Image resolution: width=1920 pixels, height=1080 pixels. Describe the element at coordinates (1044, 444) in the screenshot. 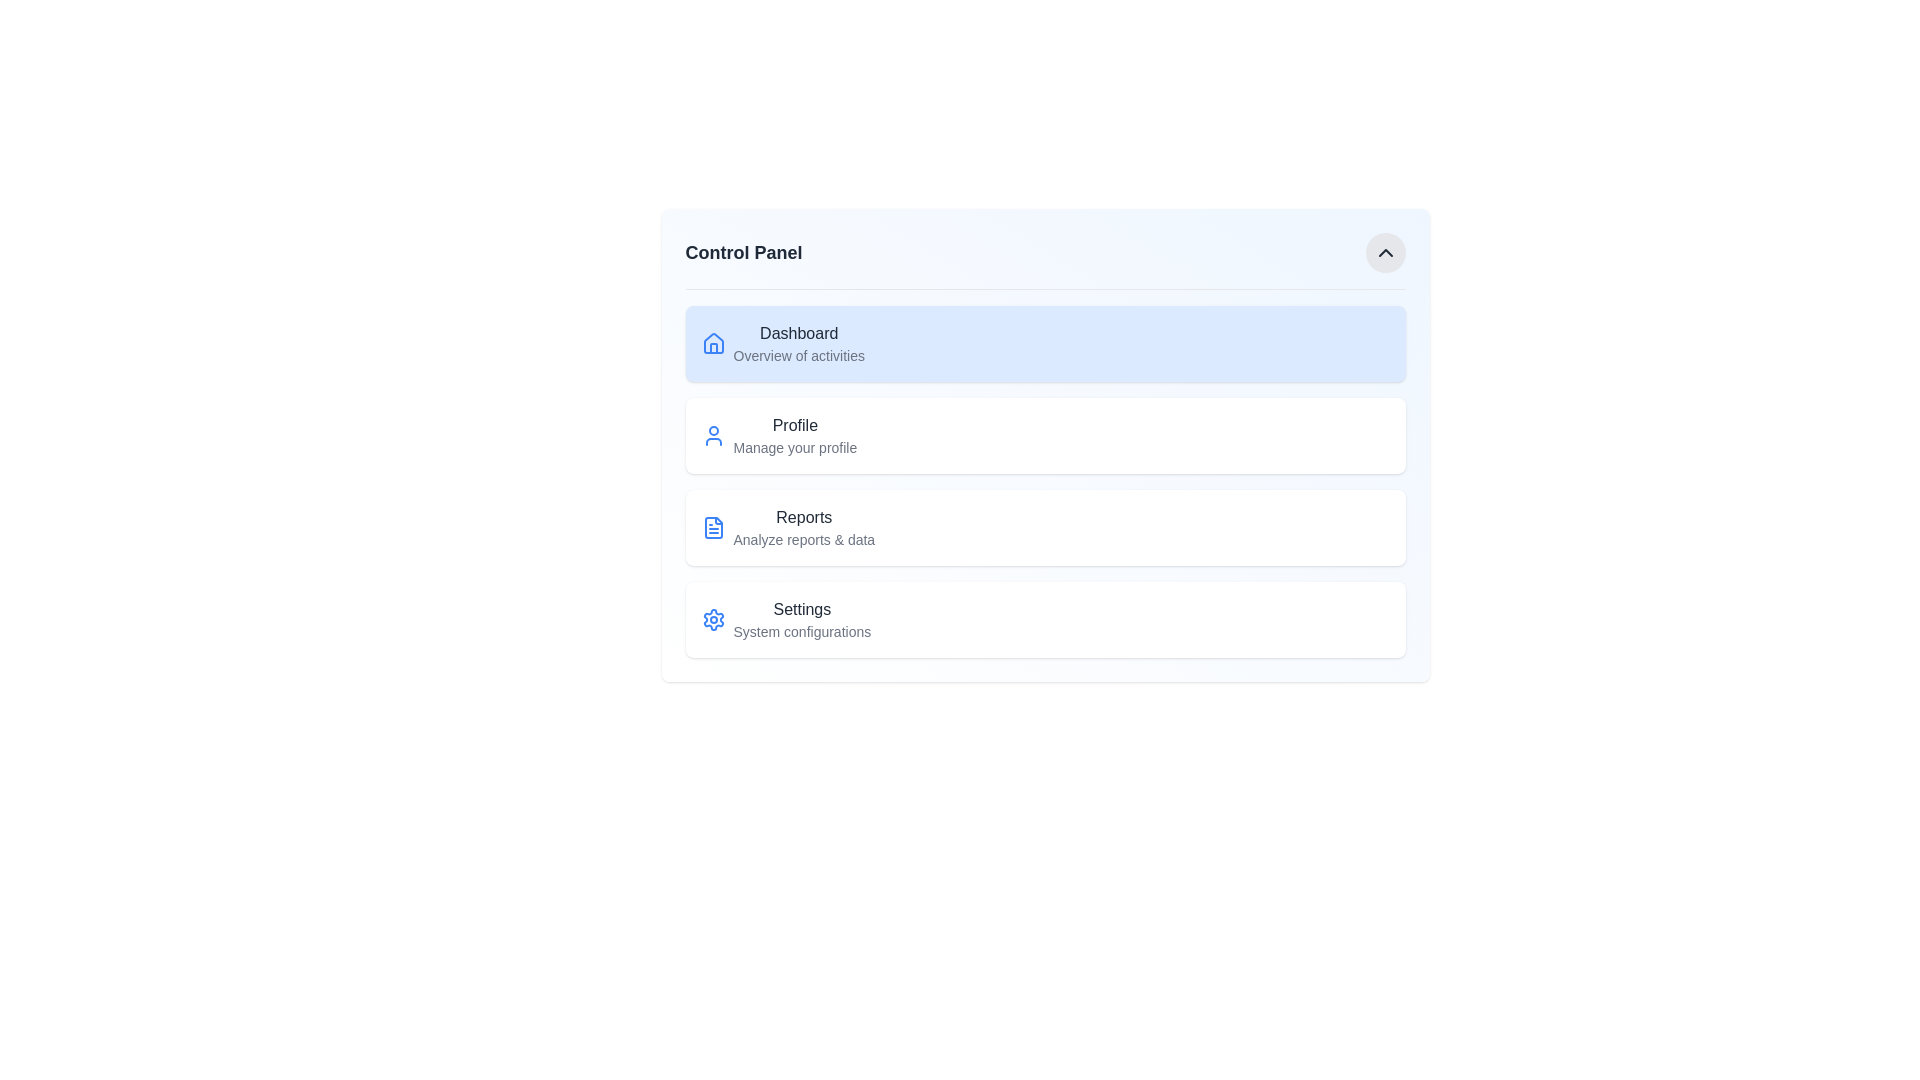

I see `the navigation menu panel centered in the main interface area` at that location.